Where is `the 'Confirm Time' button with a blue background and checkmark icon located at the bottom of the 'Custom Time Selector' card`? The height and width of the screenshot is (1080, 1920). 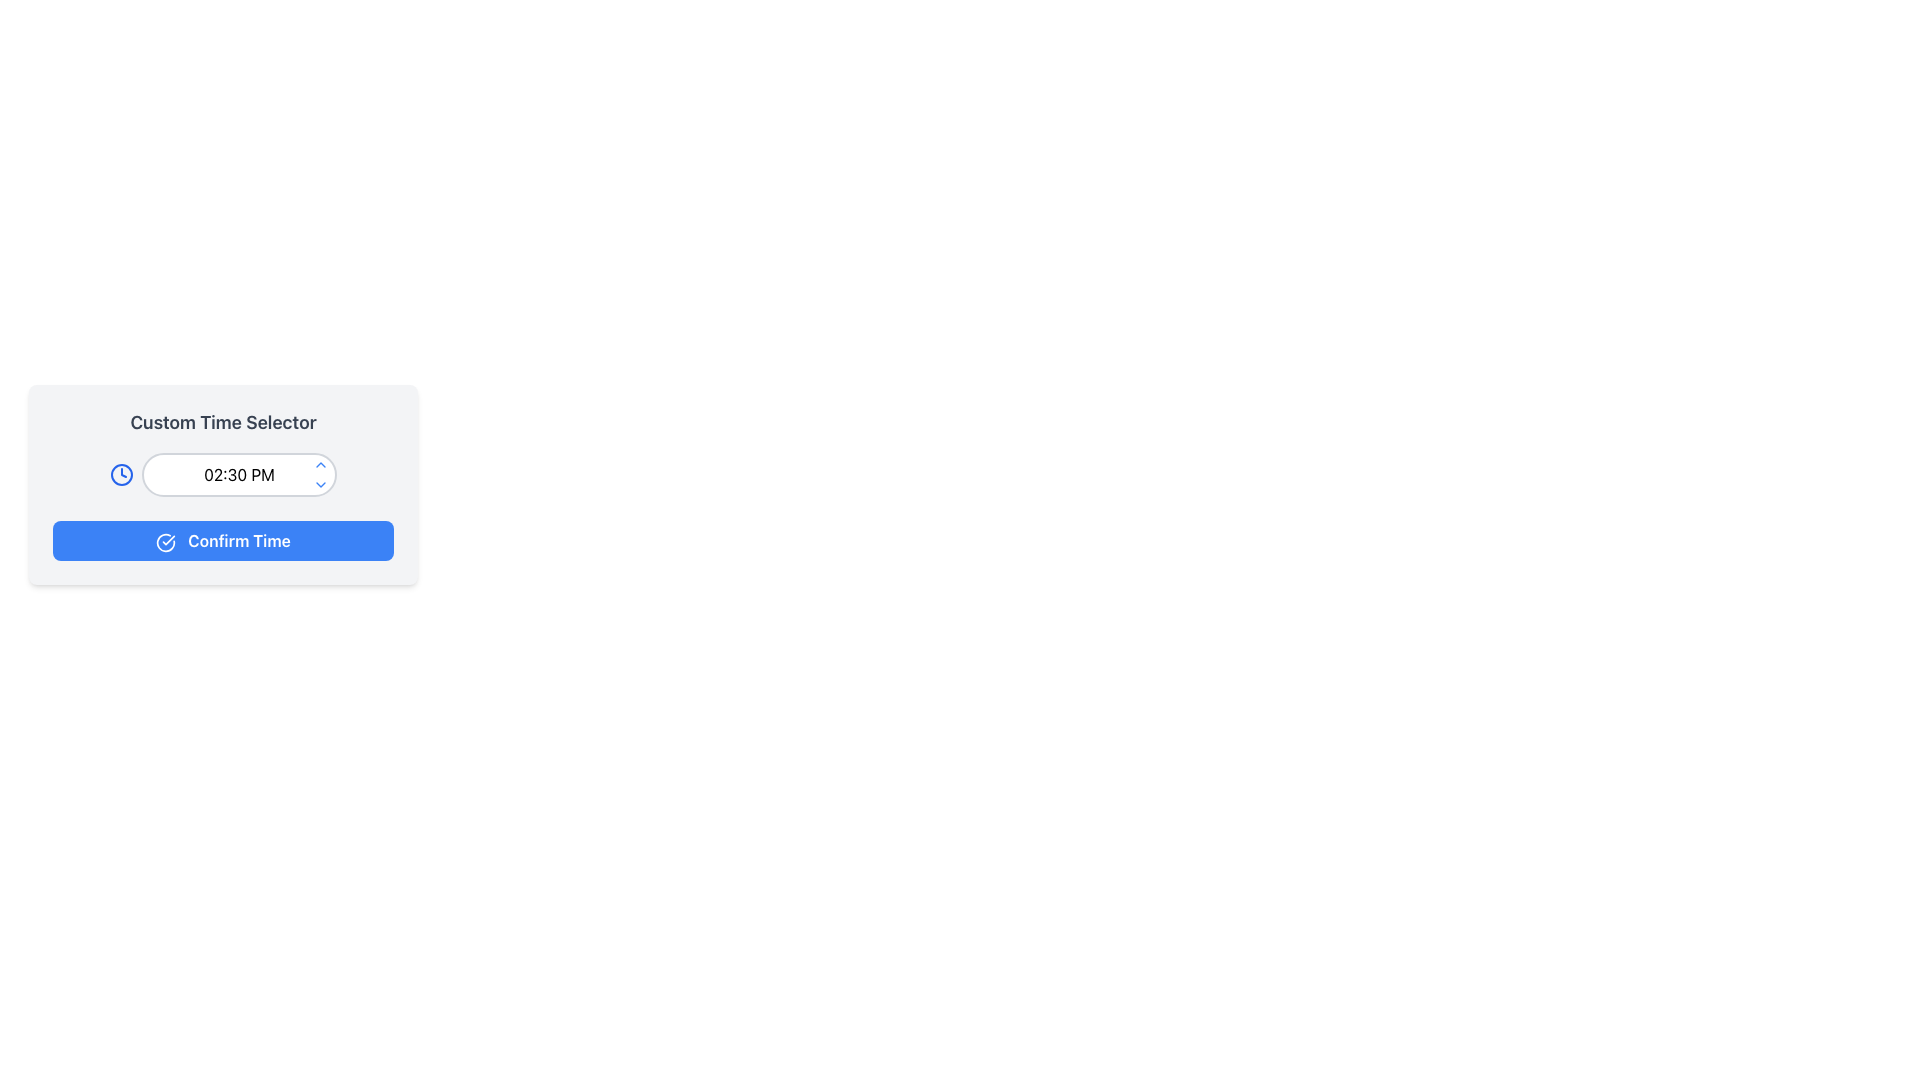
the 'Confirm Time' button with a blue background and checkmark icon located at the bottom of the 'Custom Time Selector' card is located at coordinates (223, 540).